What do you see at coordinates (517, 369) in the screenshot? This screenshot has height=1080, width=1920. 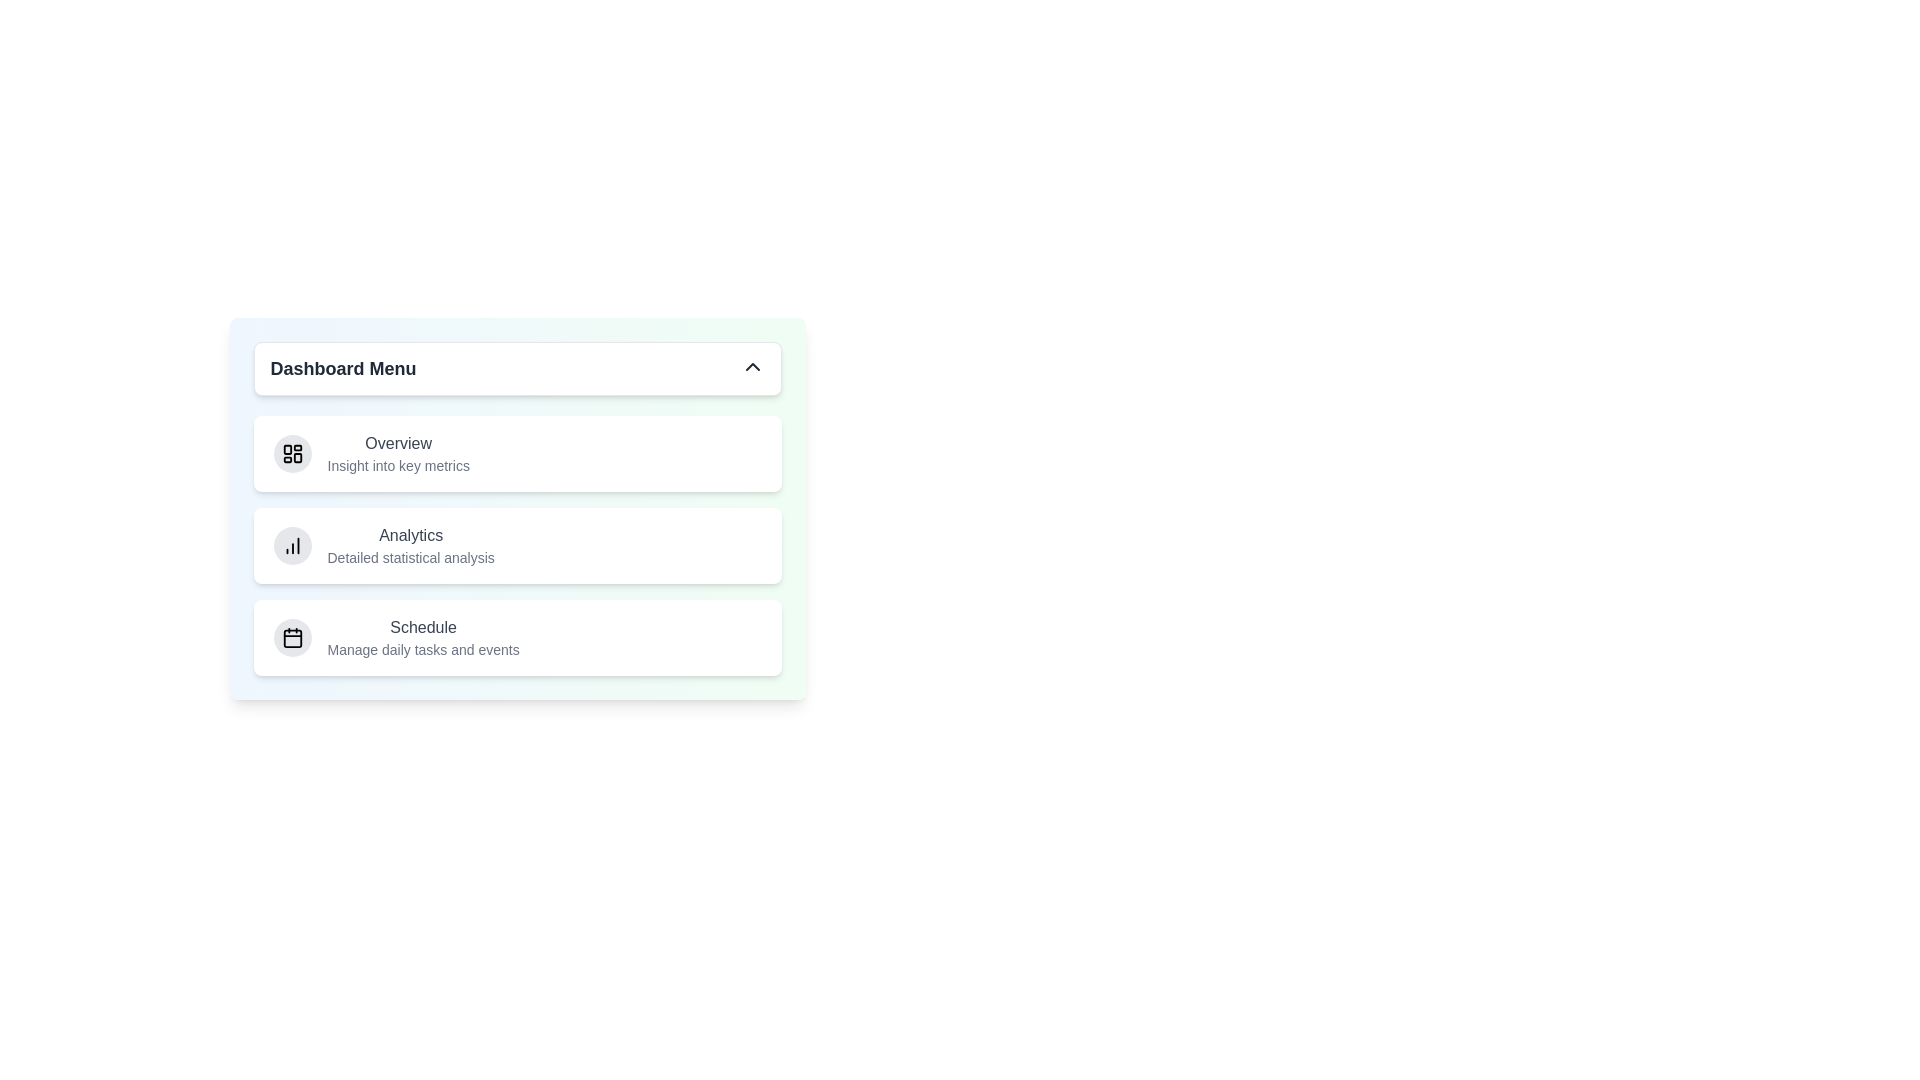 I see `the 'Dashboard Menu' button to toggle the menu visibility` at bounding box center [517, 369].